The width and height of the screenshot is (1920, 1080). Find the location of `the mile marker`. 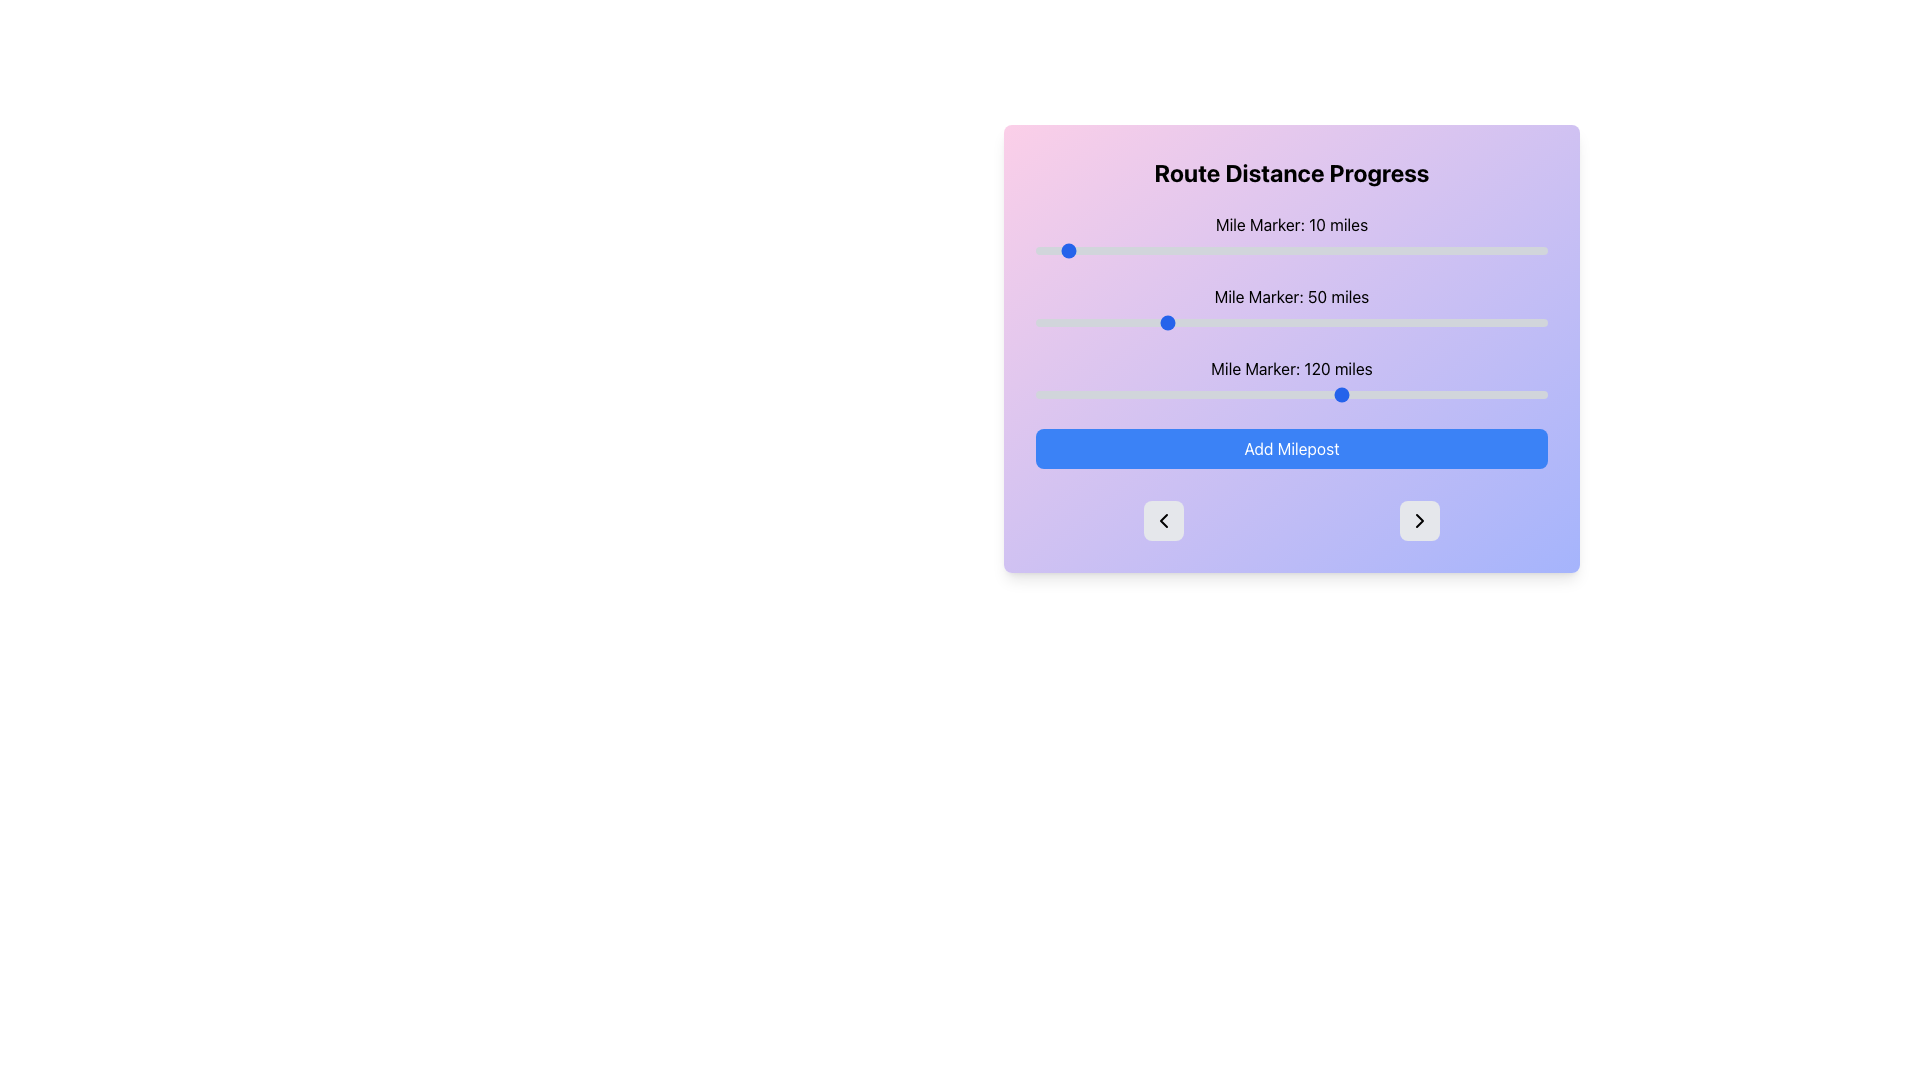

the mile marker is located at coordinates (1544, 394).